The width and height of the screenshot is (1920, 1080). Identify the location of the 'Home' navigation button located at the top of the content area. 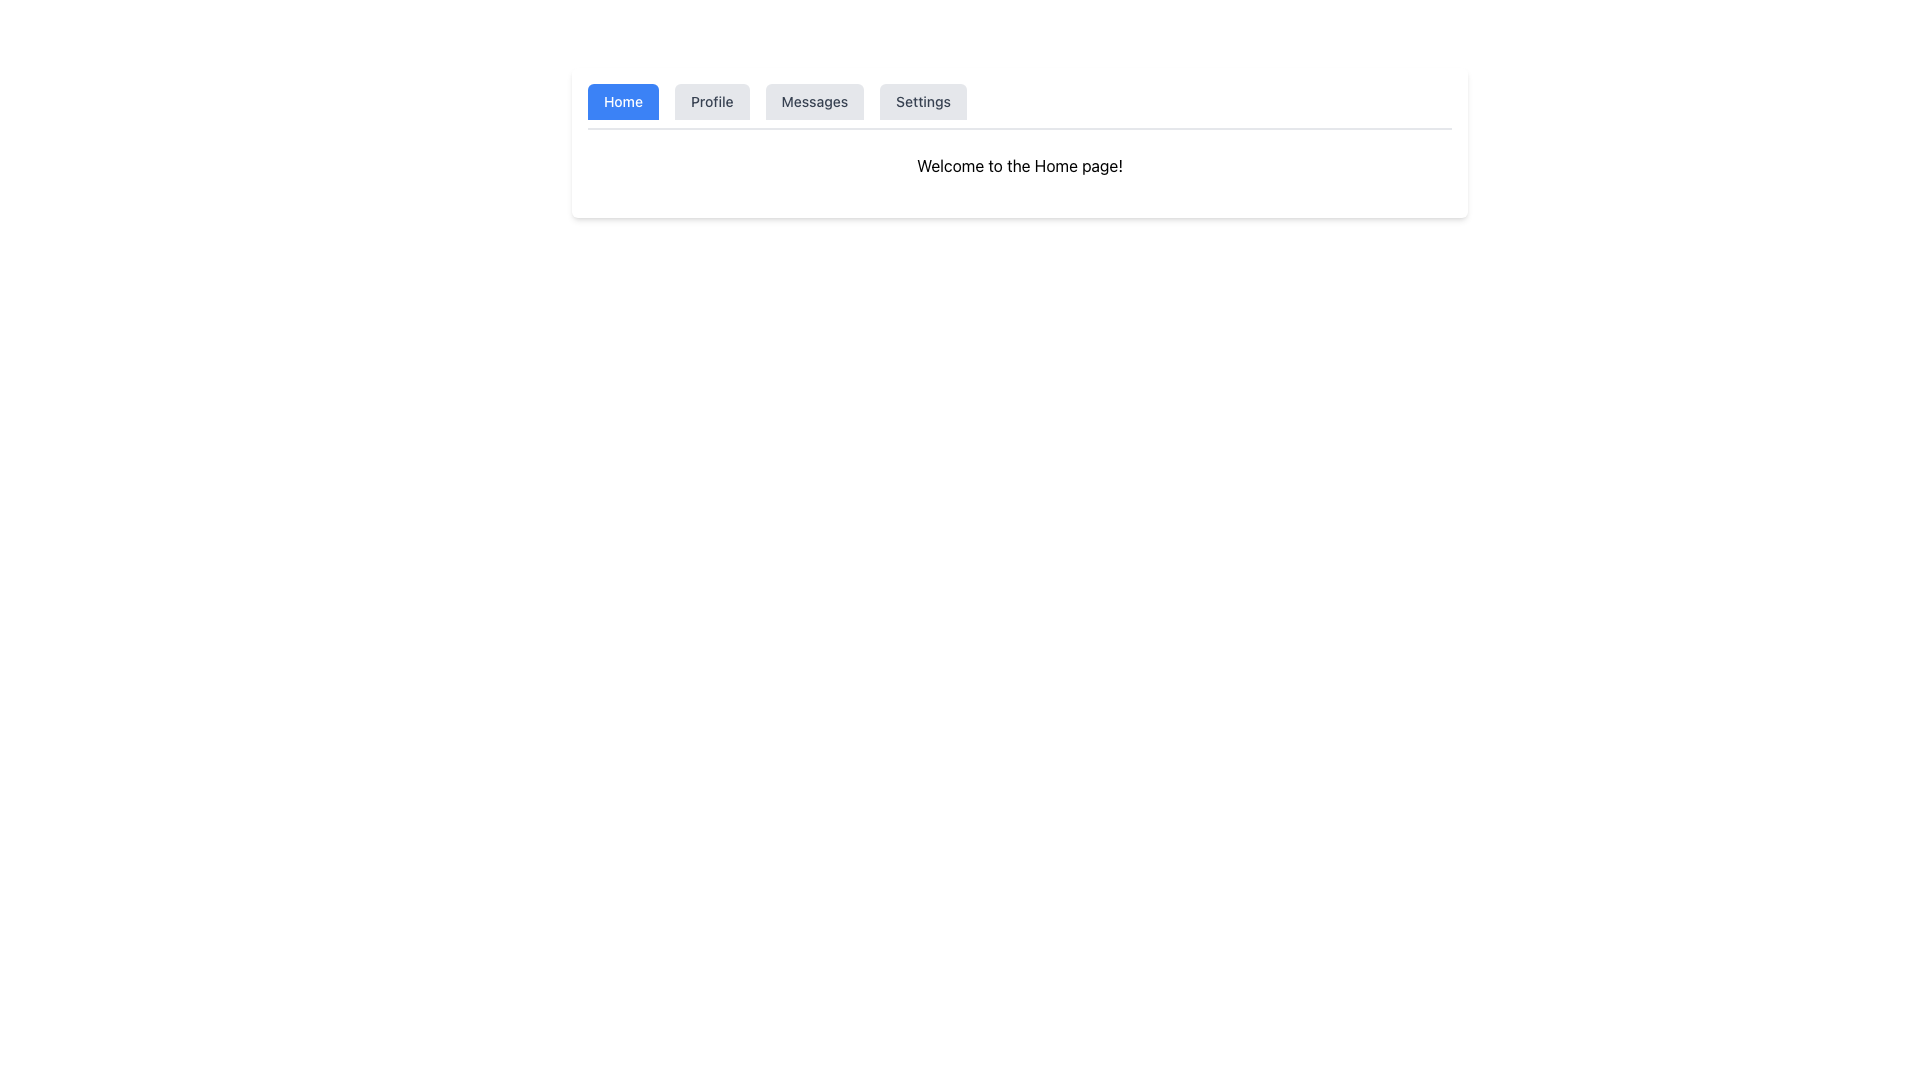
(622, 101).